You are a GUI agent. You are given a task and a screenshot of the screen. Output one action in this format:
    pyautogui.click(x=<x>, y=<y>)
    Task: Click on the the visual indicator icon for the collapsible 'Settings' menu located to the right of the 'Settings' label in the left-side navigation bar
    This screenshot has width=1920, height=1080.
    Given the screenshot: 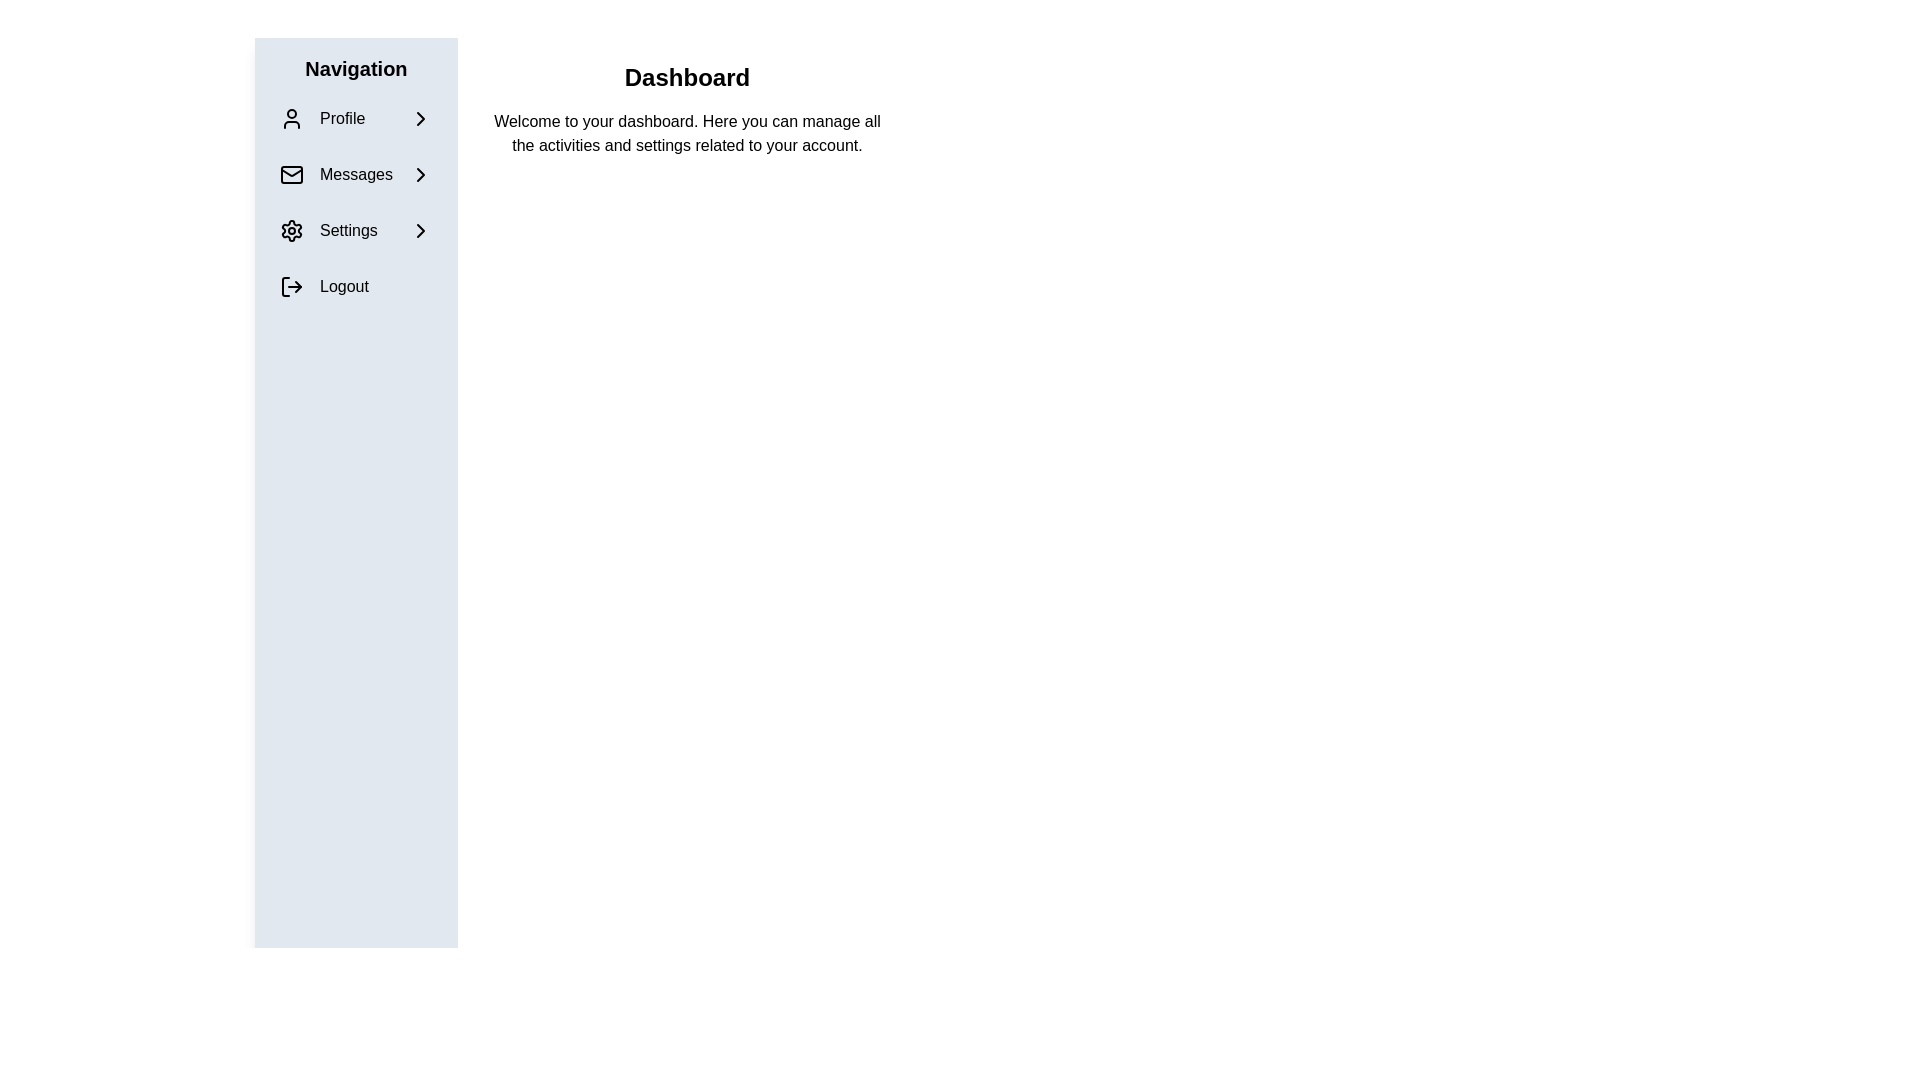 What is the action you would take?
    pyautogui.click(x=419, y=230)
    